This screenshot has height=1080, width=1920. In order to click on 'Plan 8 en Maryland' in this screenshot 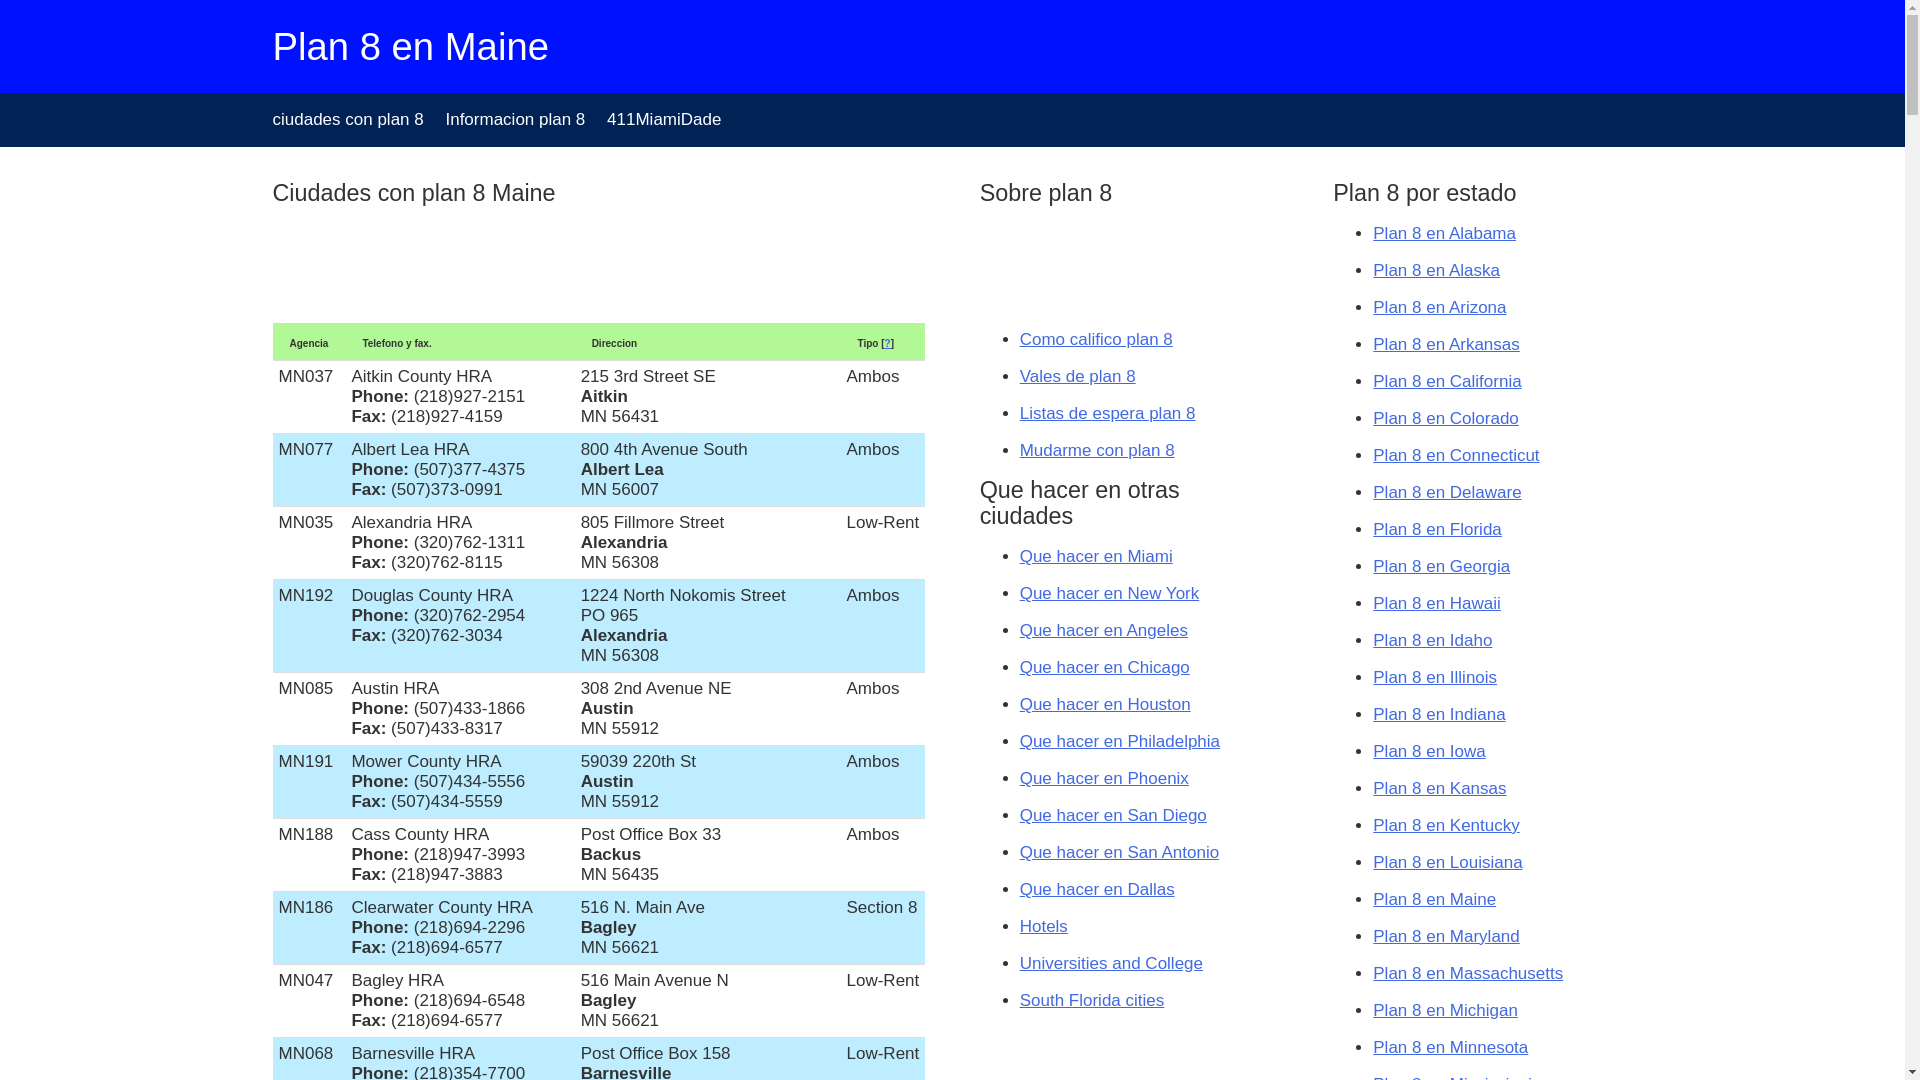, I will do `click(1445, 936)`.